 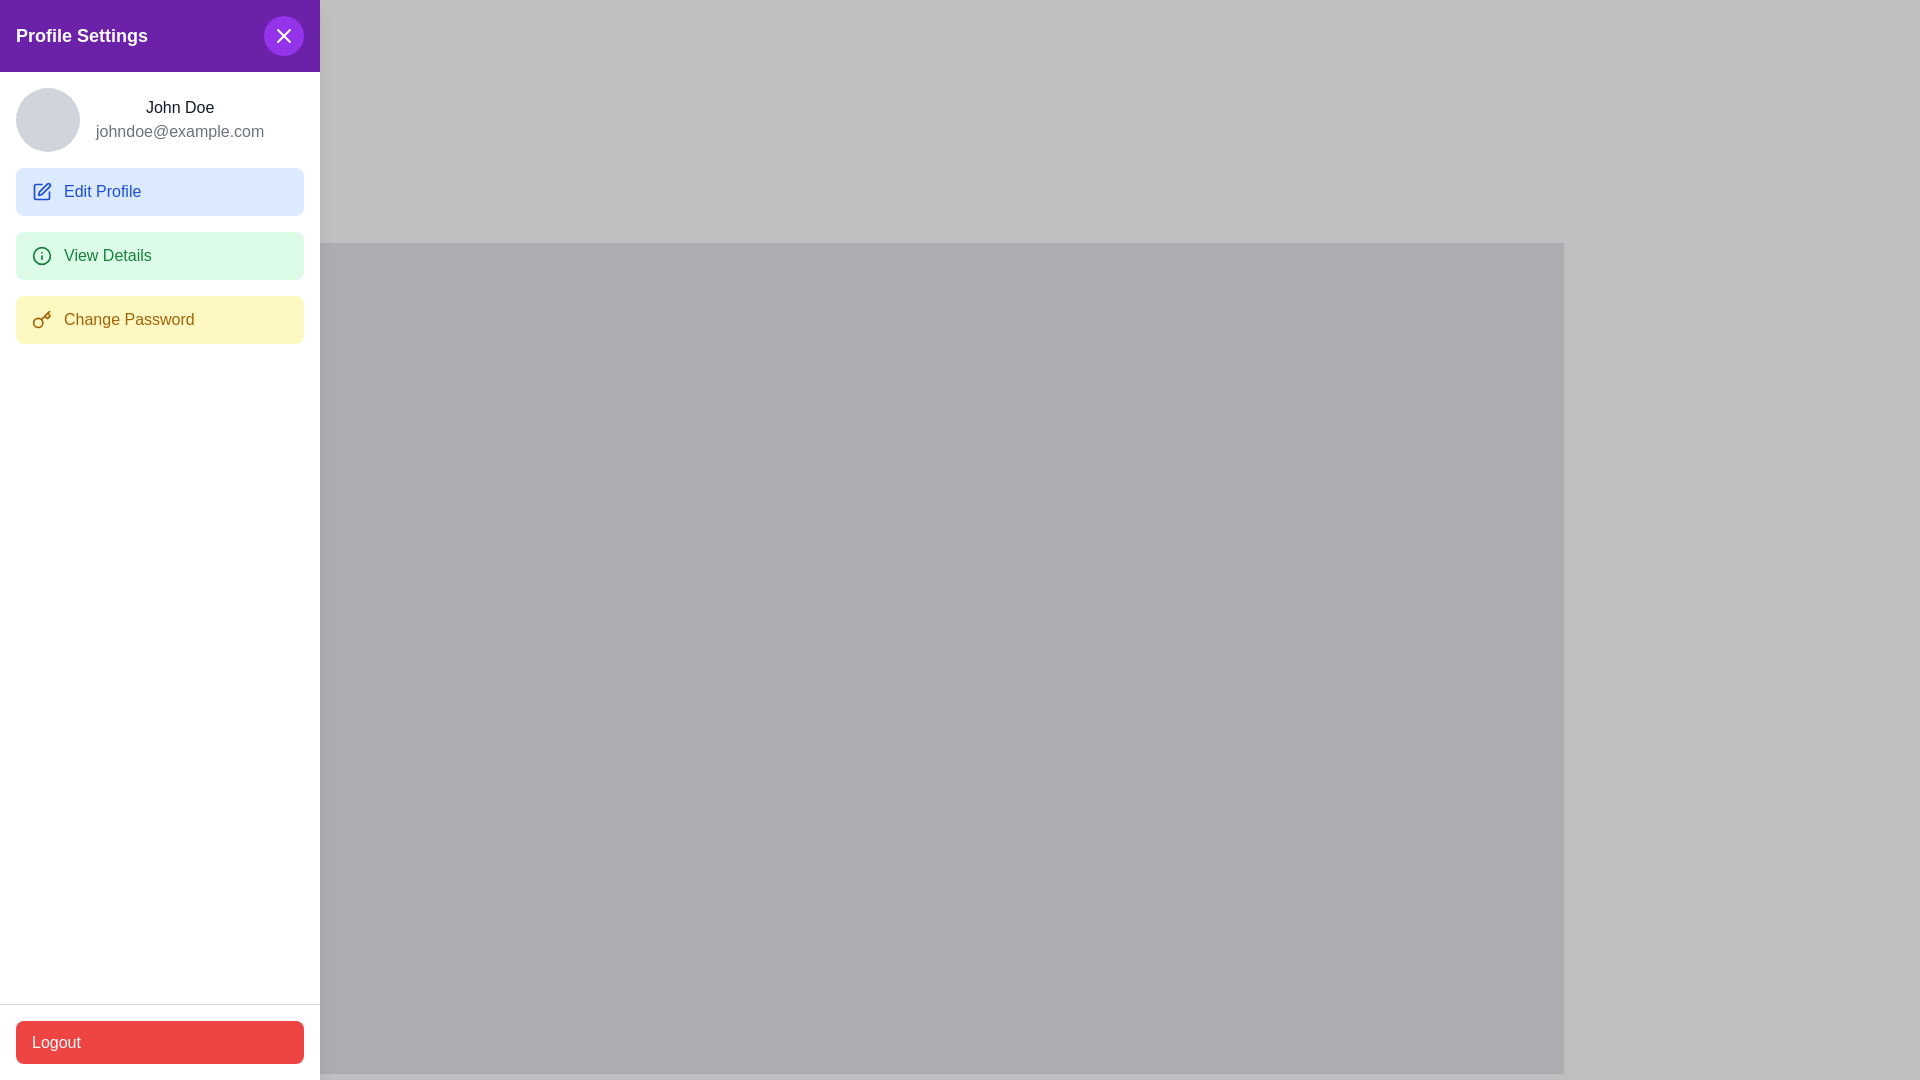 I want to click on the circular purple button with a white 'X' icon located in the top-right corner of the header bar, adjacent to 'Profile Settings', to change its background shade, so click(x=282, y=35).